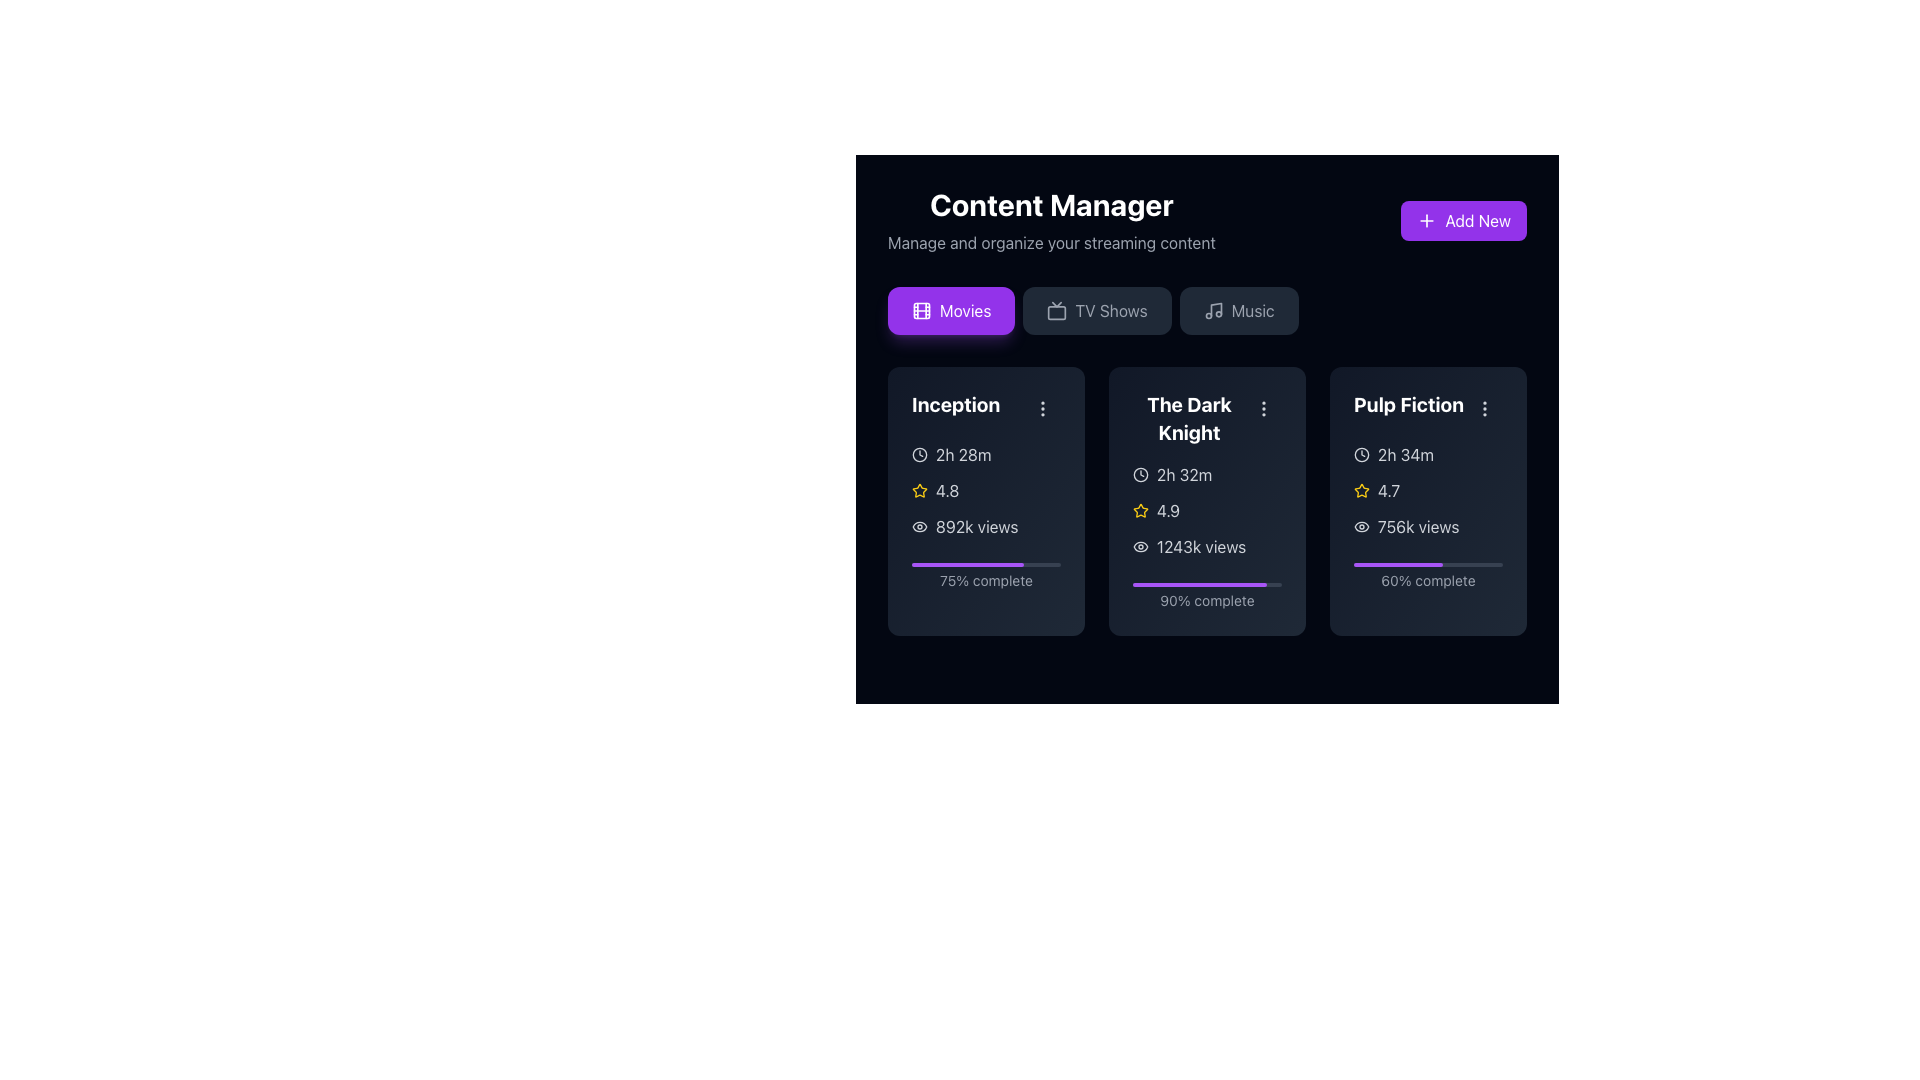 The height and width of the screenshot is (1080, 1920). I want to click on the menu trigger button located at the top-right part of the 'Pulp Fiction' card for keyboard navigation, so click(1484, 407).